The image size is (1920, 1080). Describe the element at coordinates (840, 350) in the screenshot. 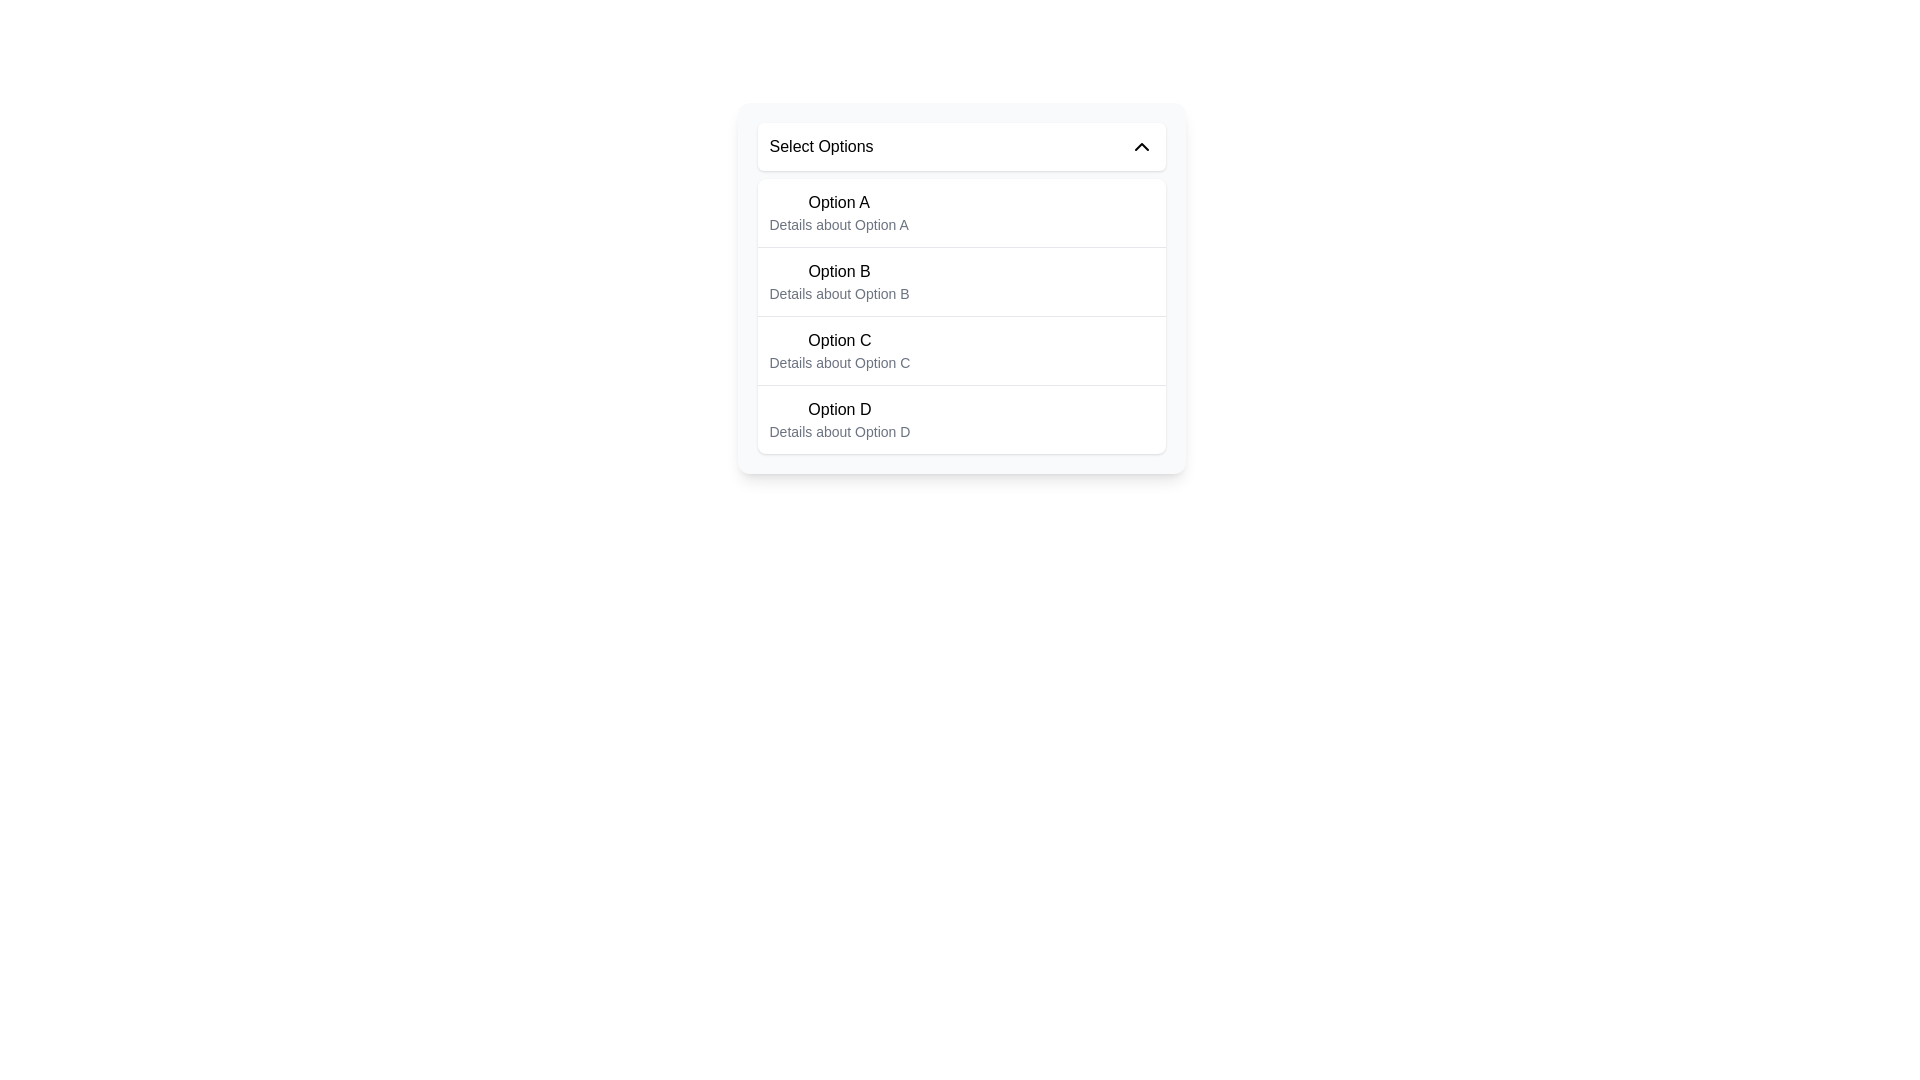

I see `the dropdown option item labeled 'Option C' which displays 'Details about Option C' in smaller gray text underneath` at that location.